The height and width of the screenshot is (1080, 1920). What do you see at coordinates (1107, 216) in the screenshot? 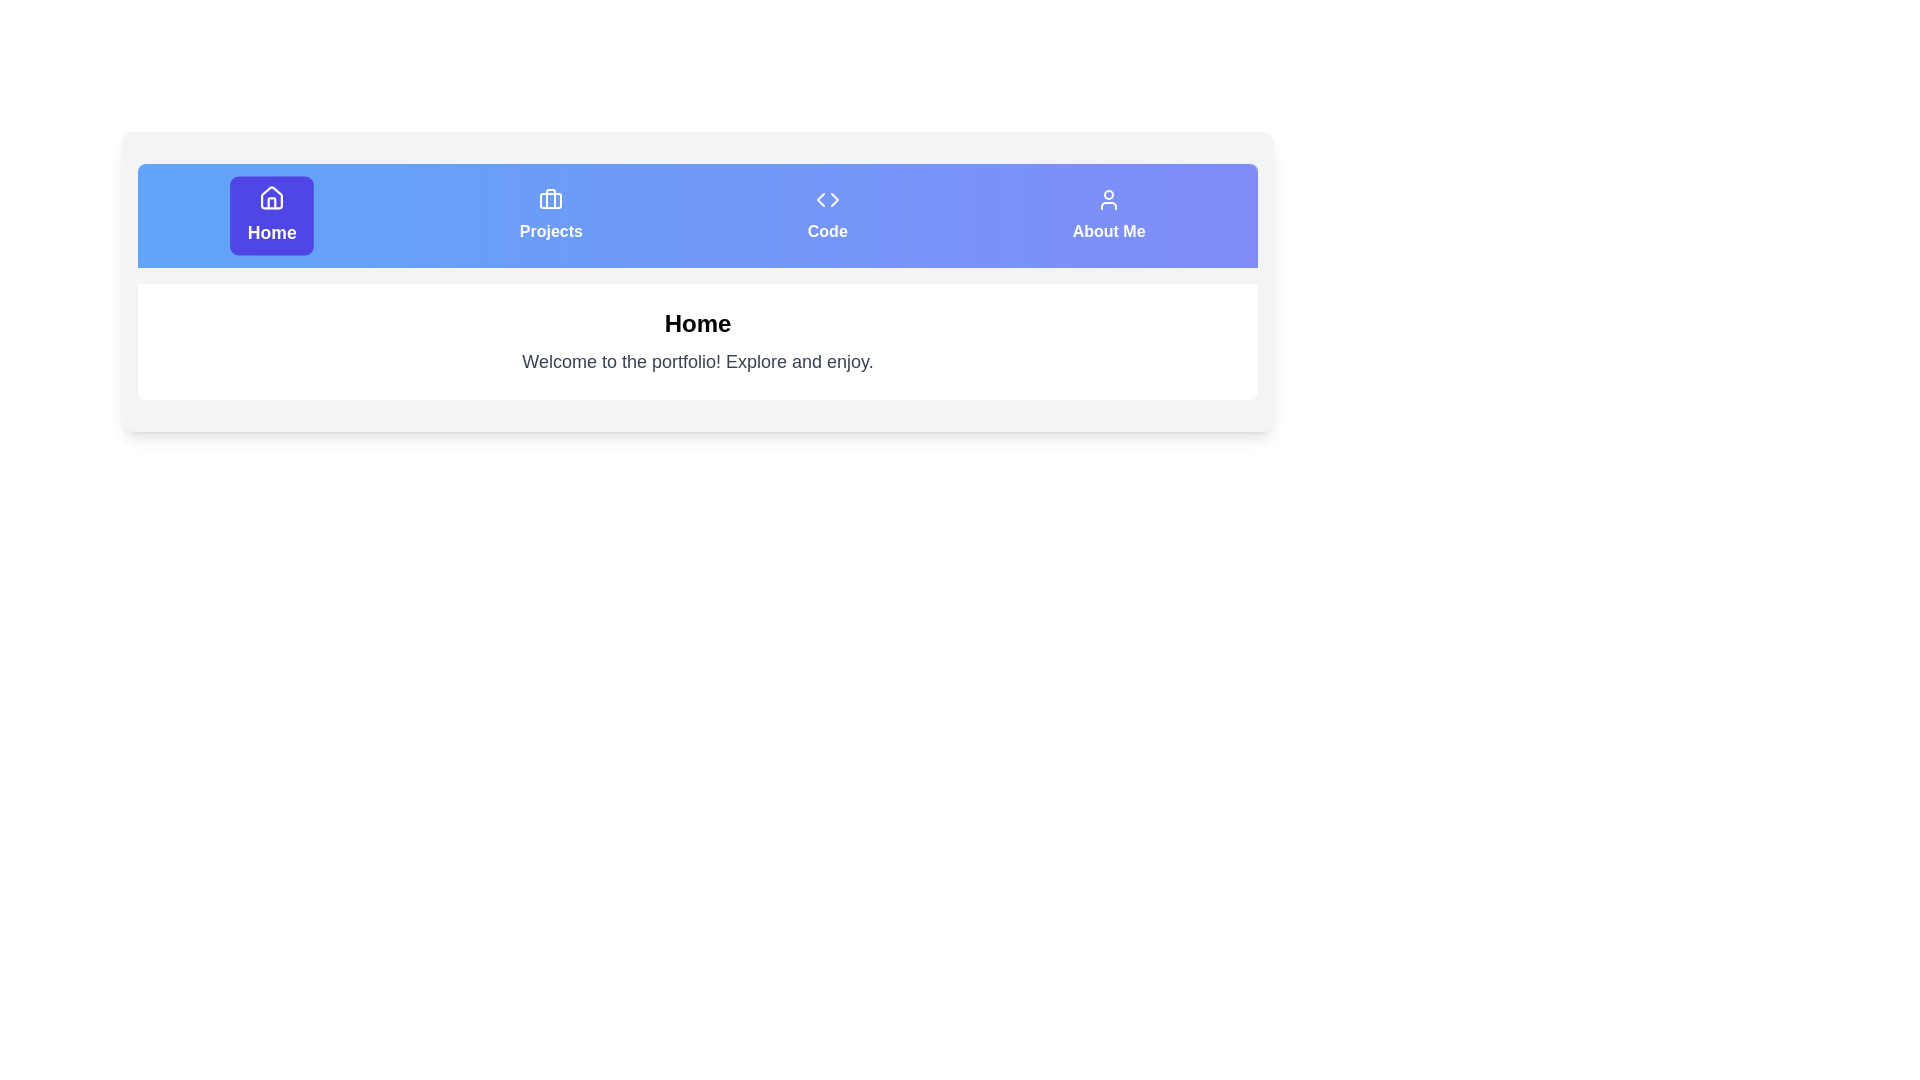
I see `the About Me tab to navigate to its content` at bounding box center [1107, 216].